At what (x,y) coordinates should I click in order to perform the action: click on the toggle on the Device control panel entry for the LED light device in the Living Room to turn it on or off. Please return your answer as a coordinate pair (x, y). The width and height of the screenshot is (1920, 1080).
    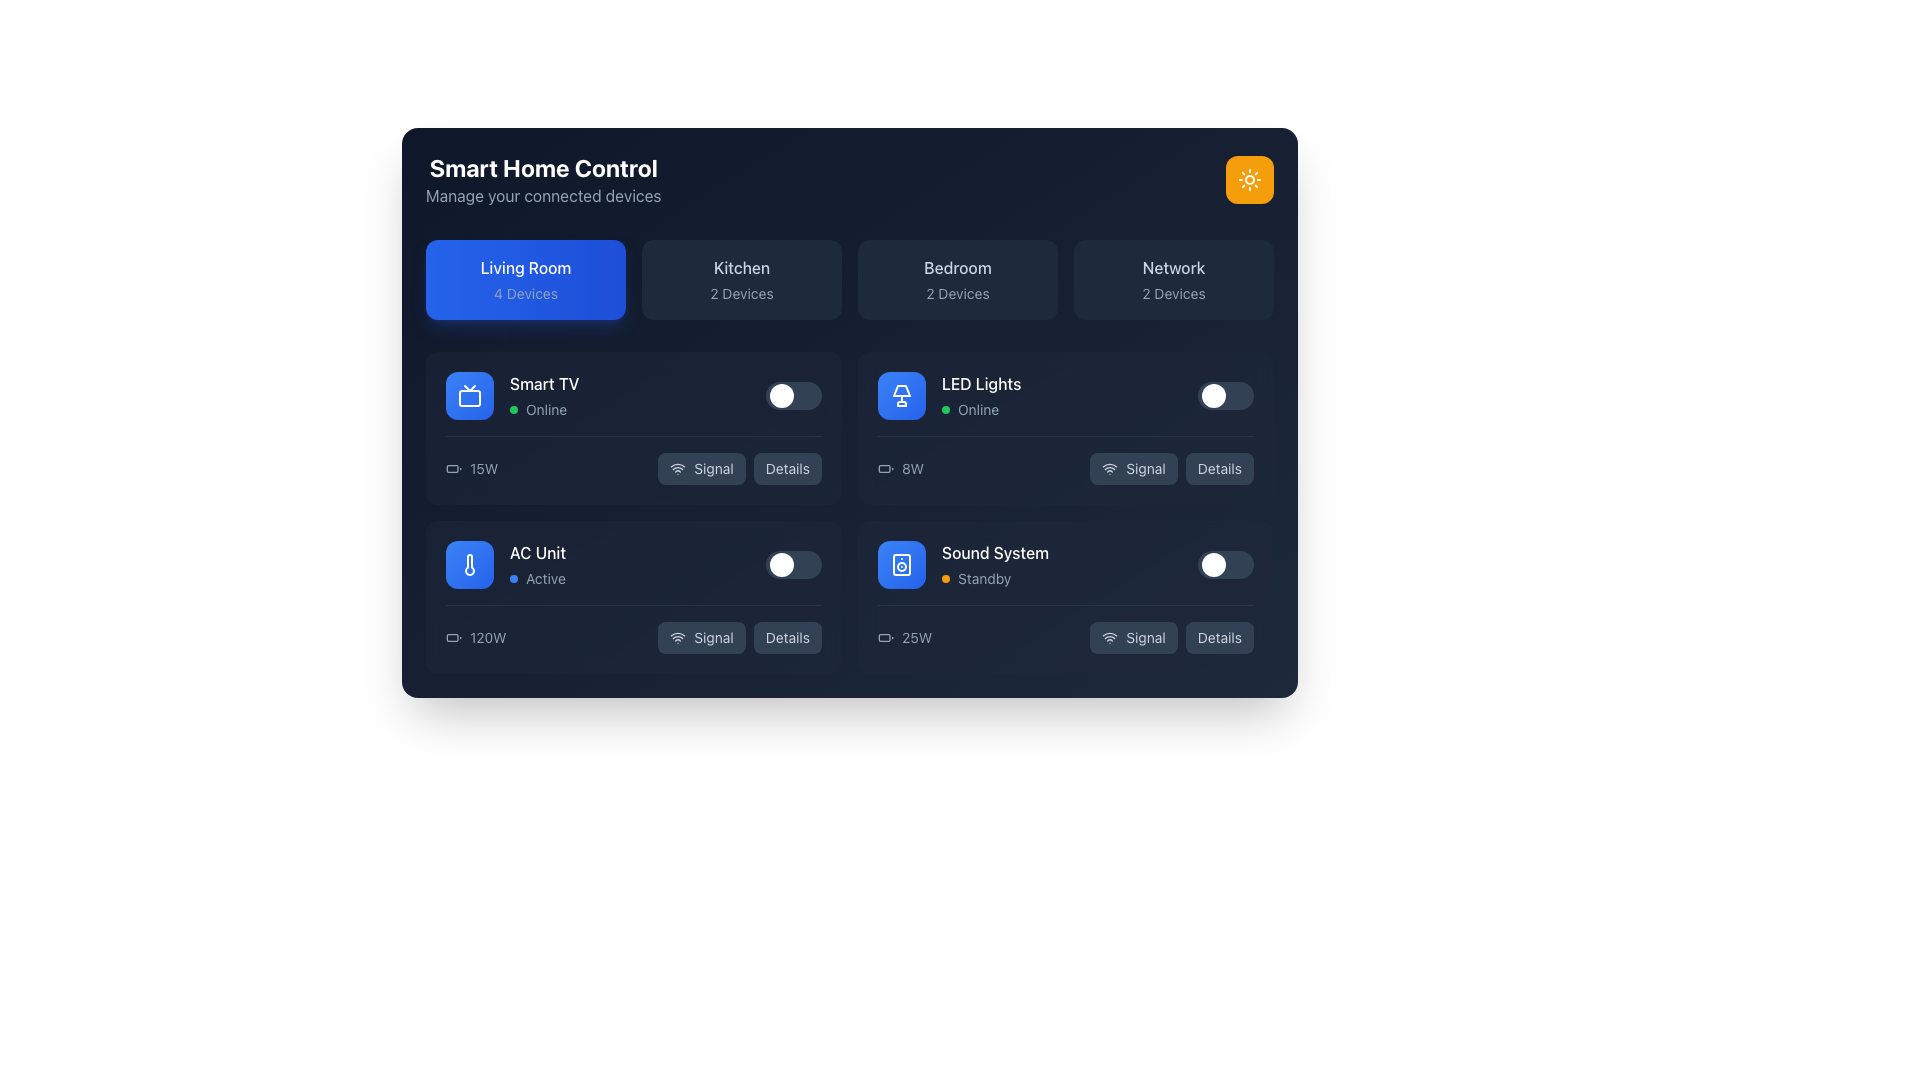
    Looking at the image, I should click on (1064, 396).